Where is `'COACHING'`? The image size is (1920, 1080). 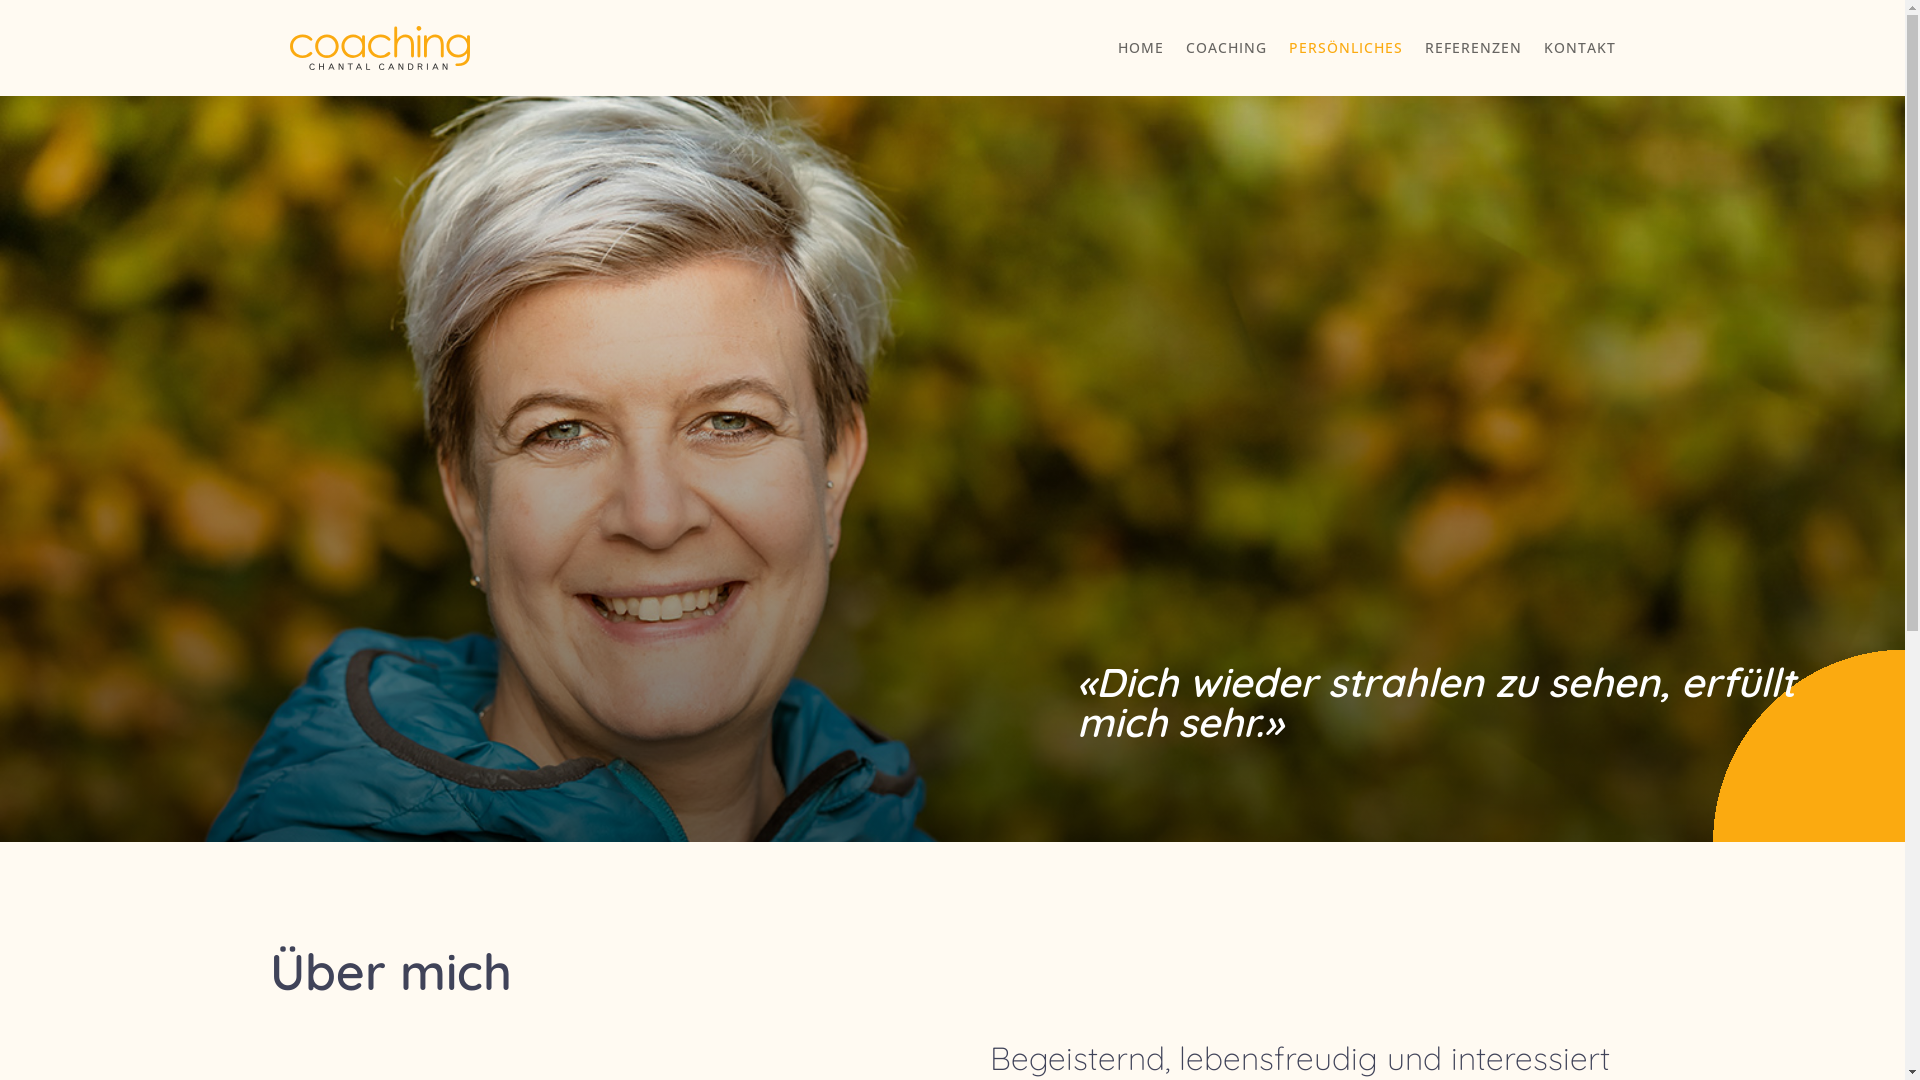 'COACHING' is located at coordinates (1225, 46).